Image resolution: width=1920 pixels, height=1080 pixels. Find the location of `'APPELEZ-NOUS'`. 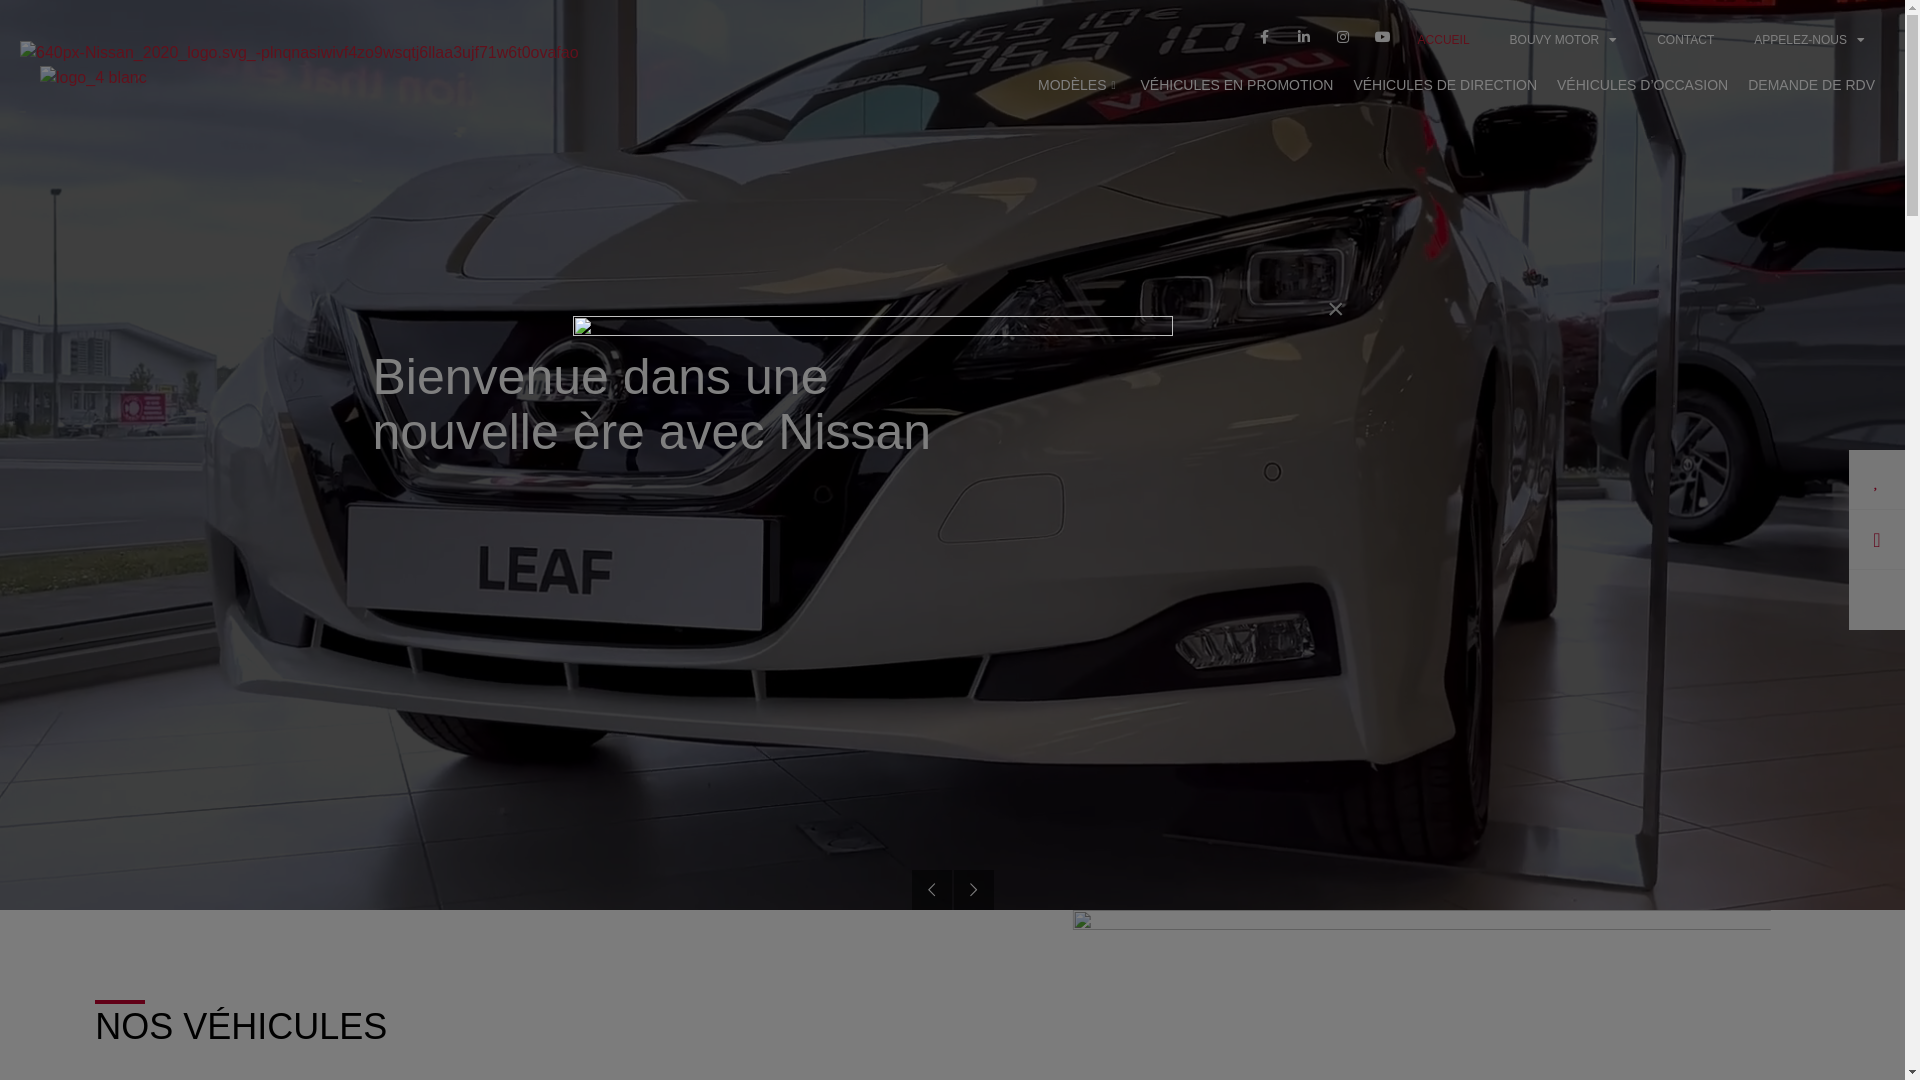

'APPELEZ-NOUS' is located at coordinates (1809, 39).